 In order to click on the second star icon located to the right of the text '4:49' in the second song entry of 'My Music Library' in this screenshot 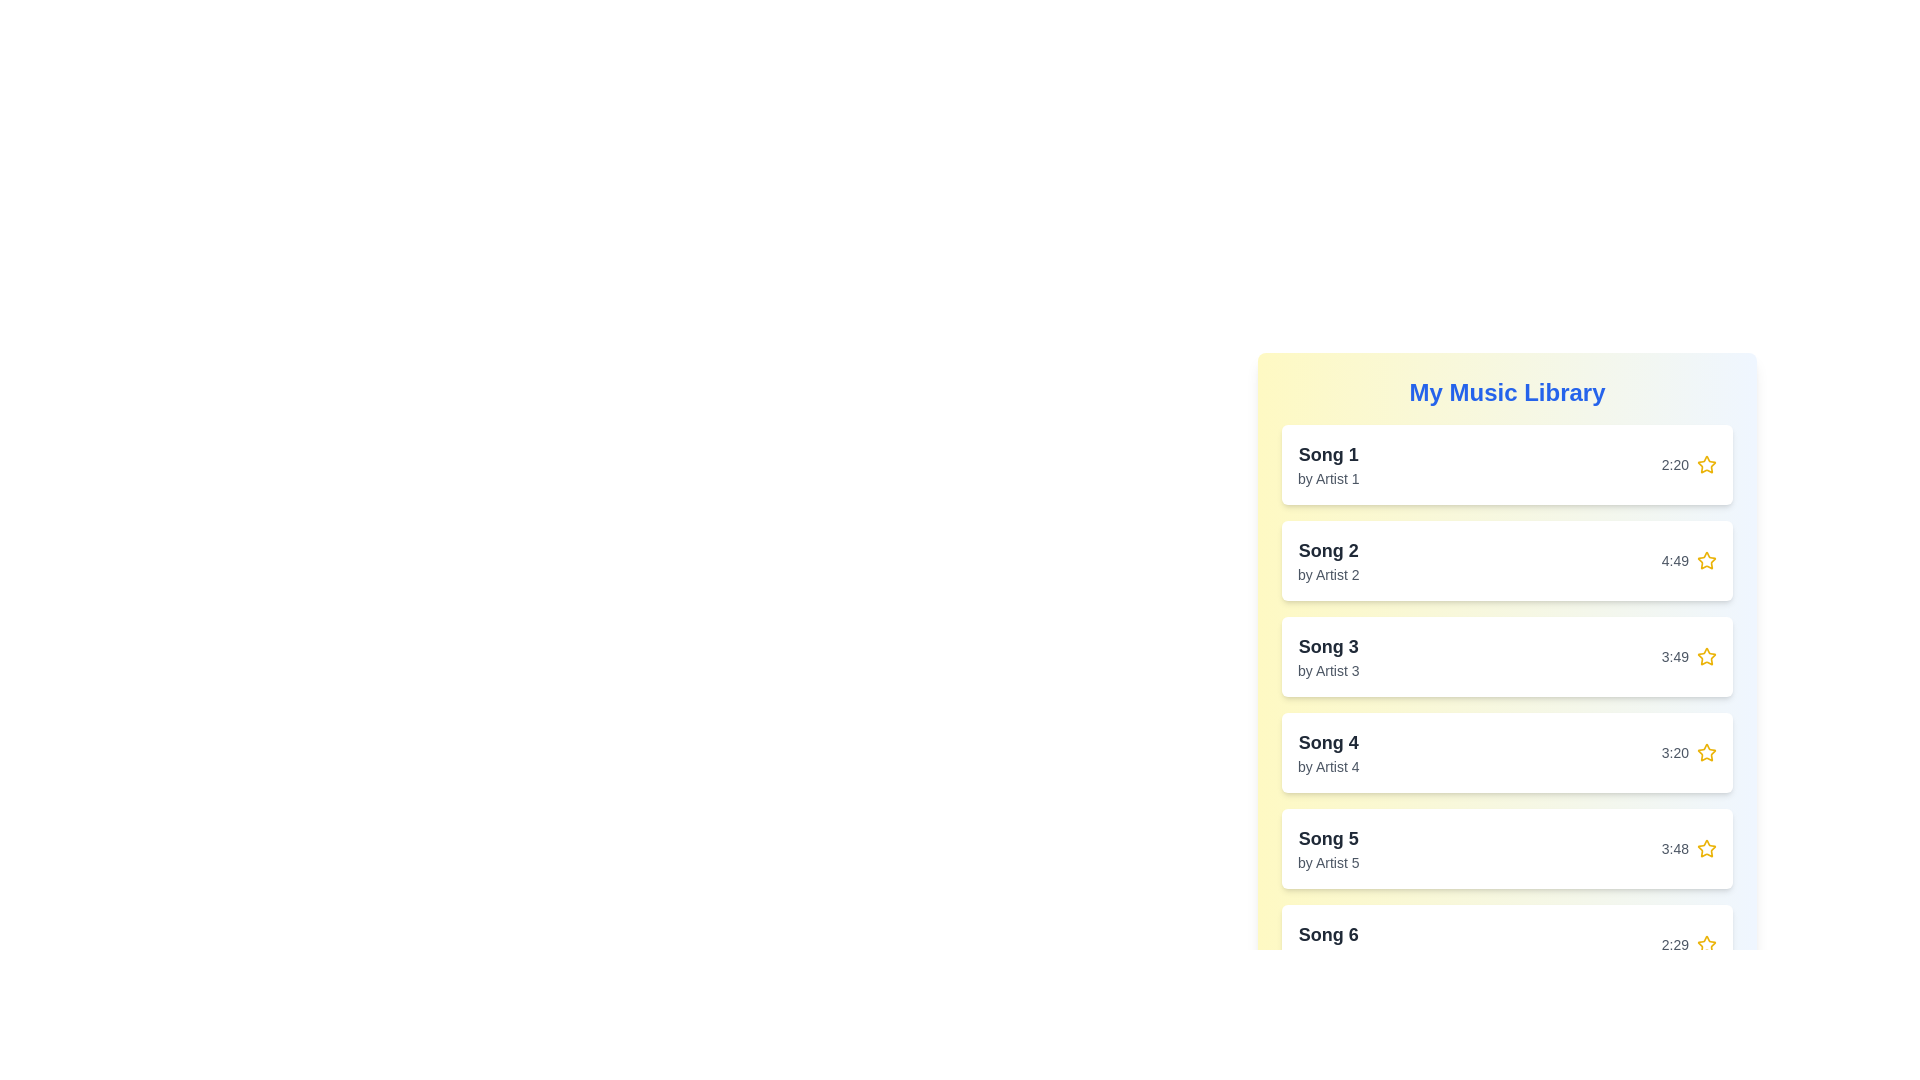, I will do `click(1706, 560)`.